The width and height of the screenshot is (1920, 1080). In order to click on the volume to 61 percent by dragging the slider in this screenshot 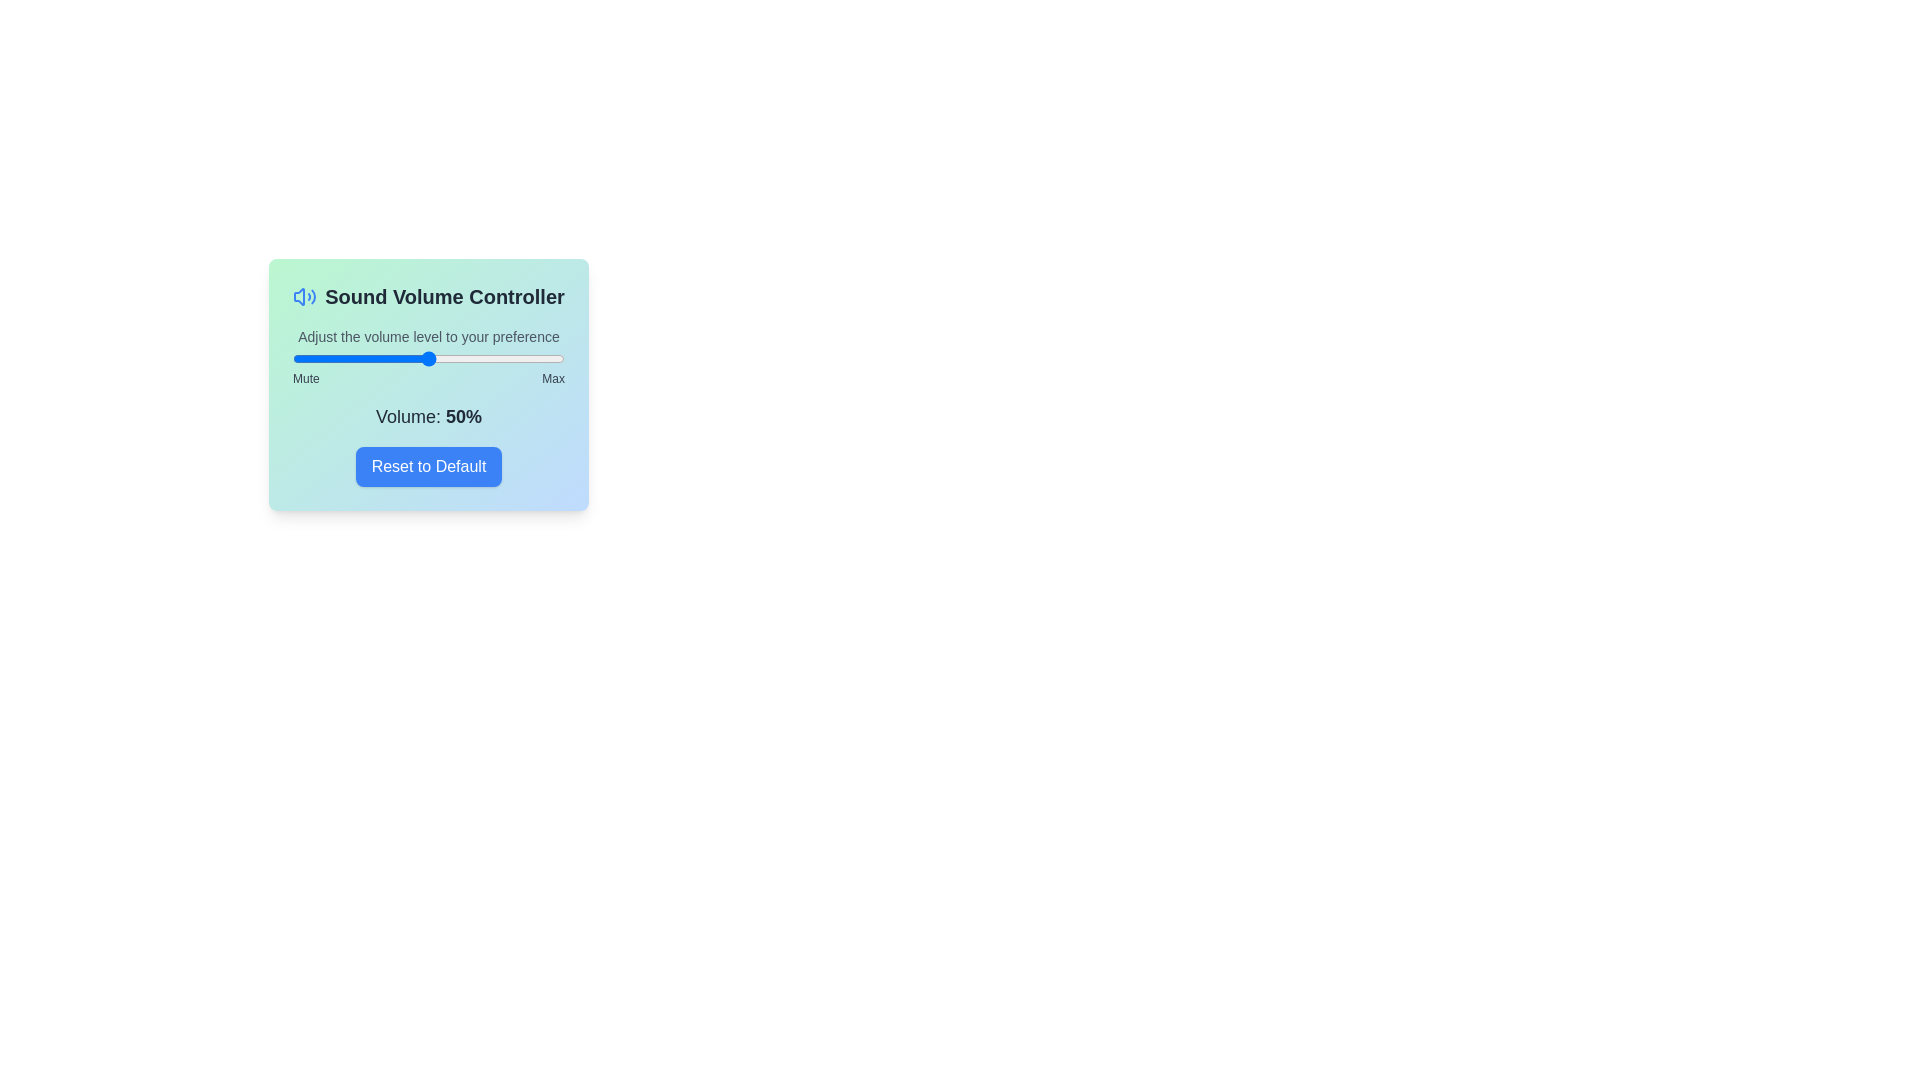, I will do `click(457, 357)`.